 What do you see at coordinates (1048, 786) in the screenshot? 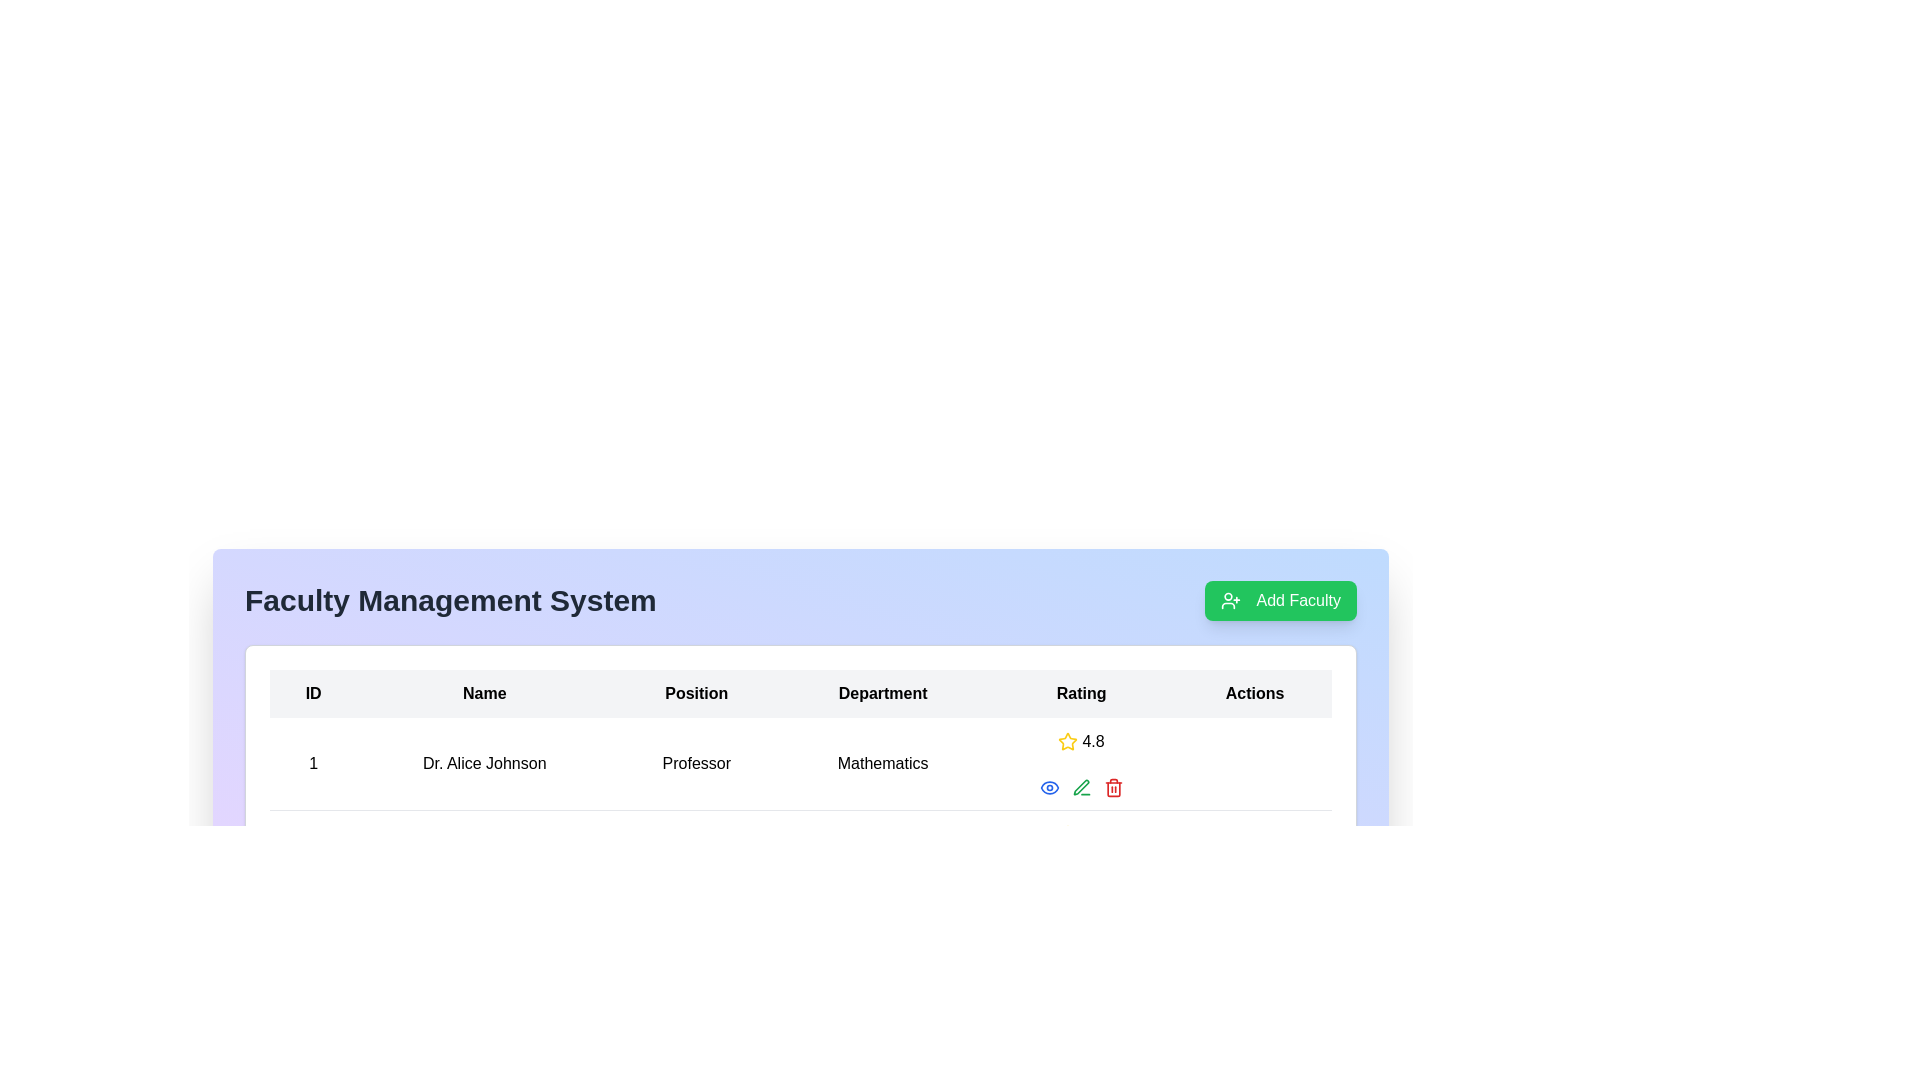
I see `the button icon in the Actions column for the professor Dr. Alice Johnson to change its color` at bounding box center [1048, 786].